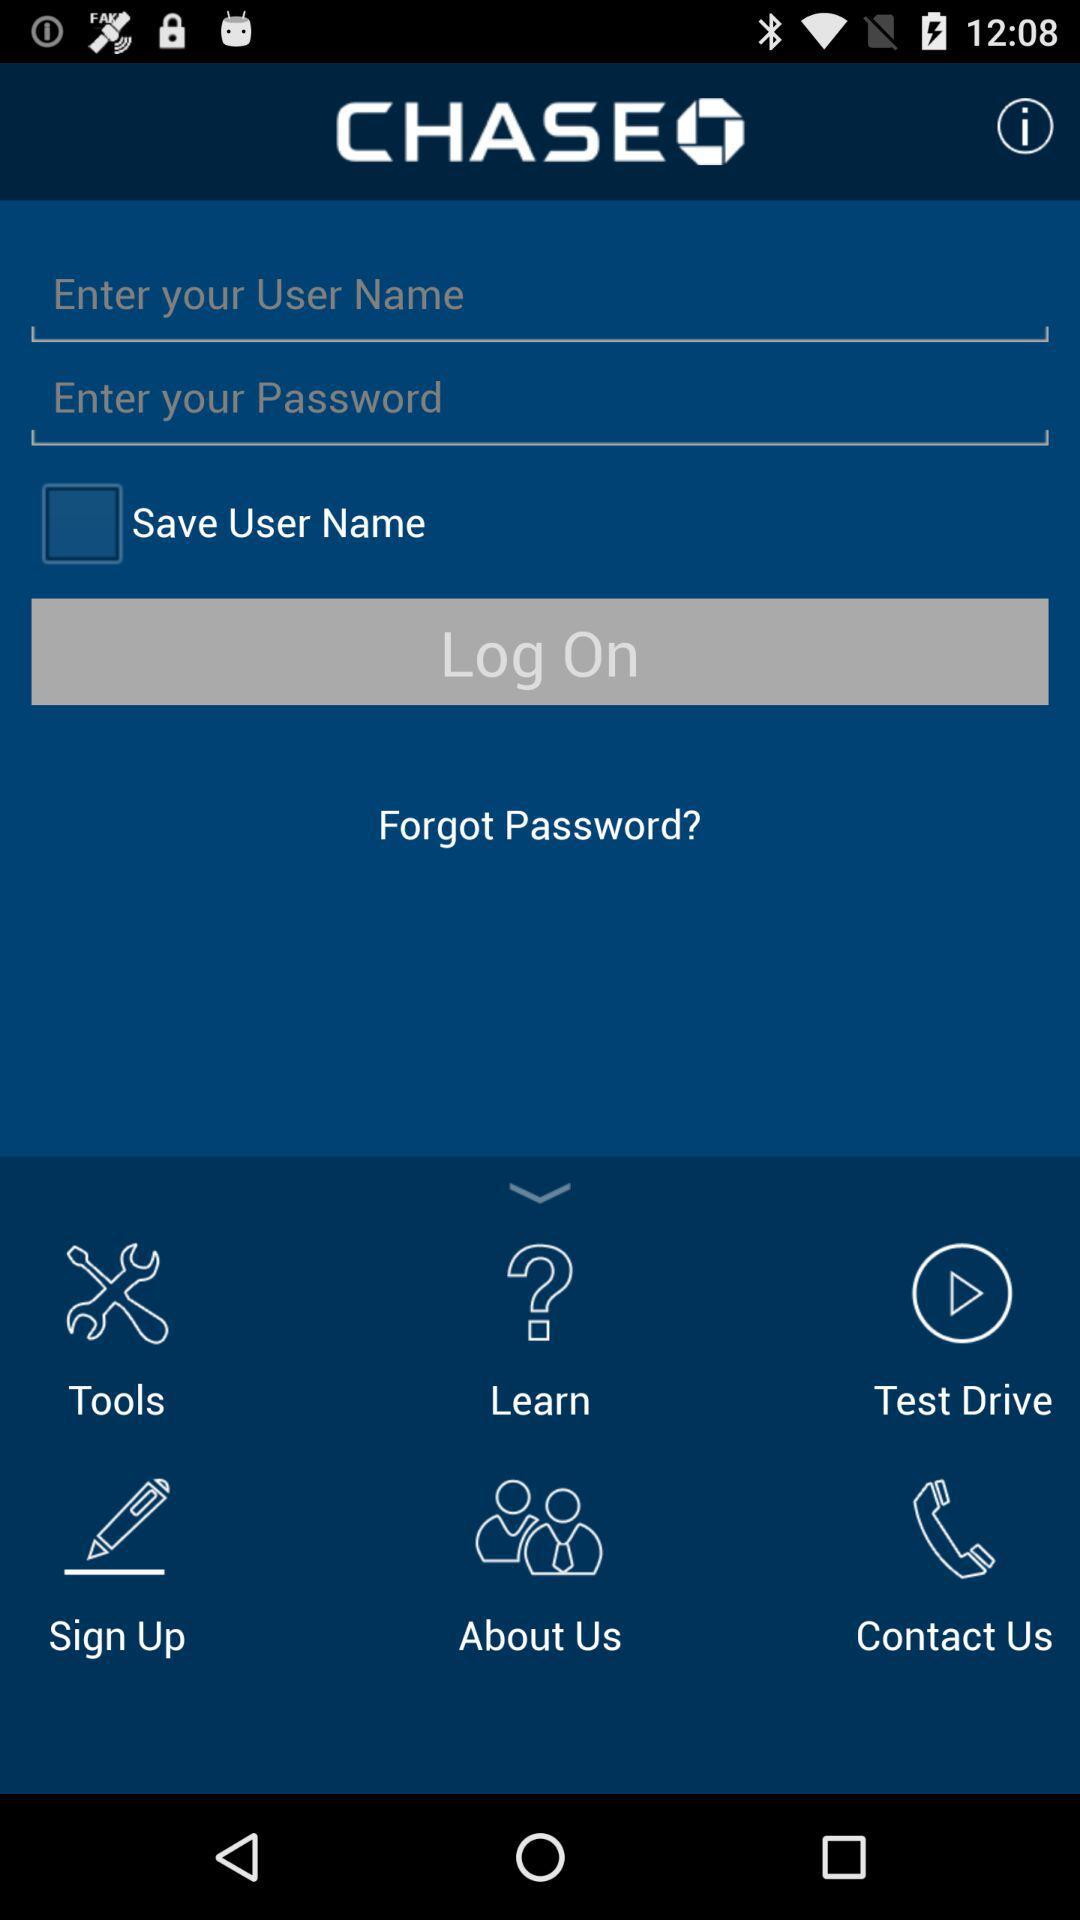 This screenshot has width=1080, height=1920. Describe the element at coordinates (1025, 134) in the screenshot. I see `the info icon` at that location.